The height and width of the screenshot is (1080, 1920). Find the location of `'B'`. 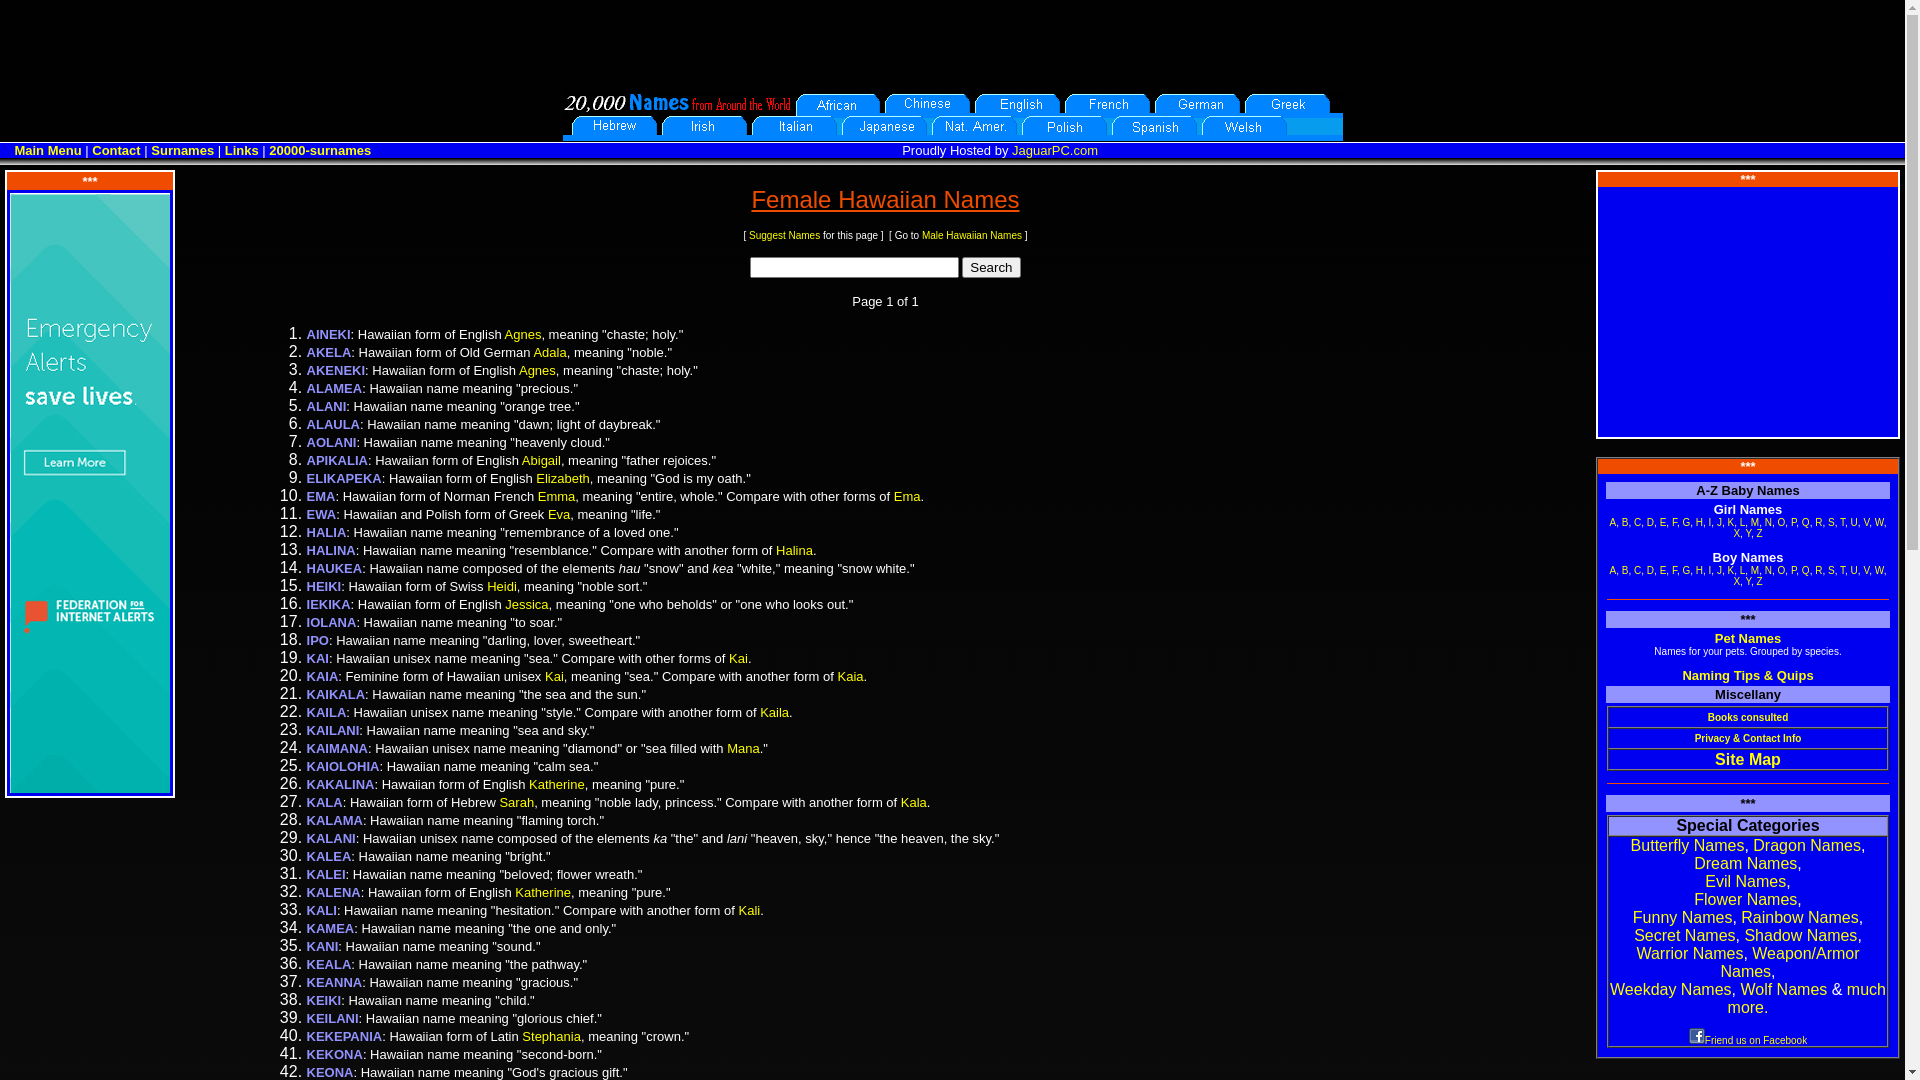

'B' is located at coordinates (1622, 521).